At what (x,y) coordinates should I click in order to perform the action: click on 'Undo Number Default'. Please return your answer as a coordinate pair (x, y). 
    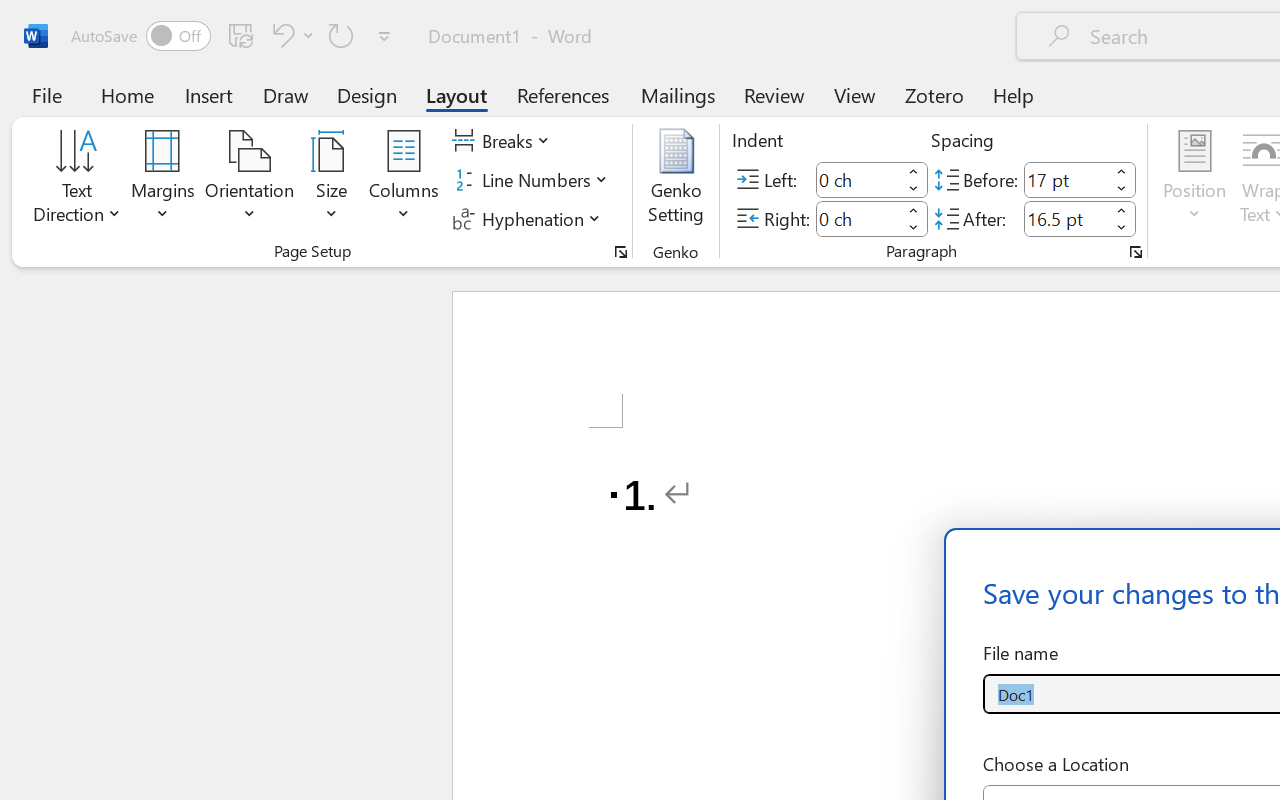
    Looking at the image, I should click on (279, 34).